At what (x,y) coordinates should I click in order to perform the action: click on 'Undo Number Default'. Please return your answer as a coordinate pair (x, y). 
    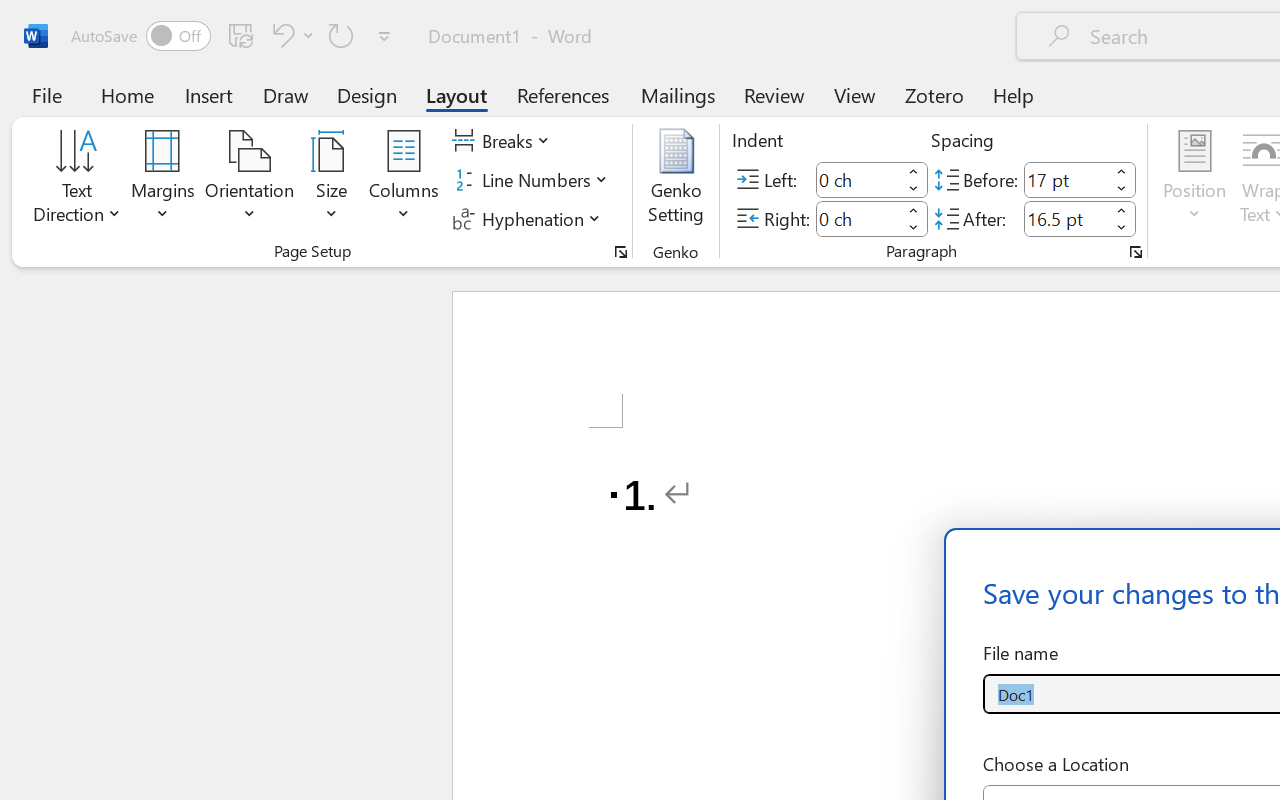
    Looking at the image, I should click on (279, 34).